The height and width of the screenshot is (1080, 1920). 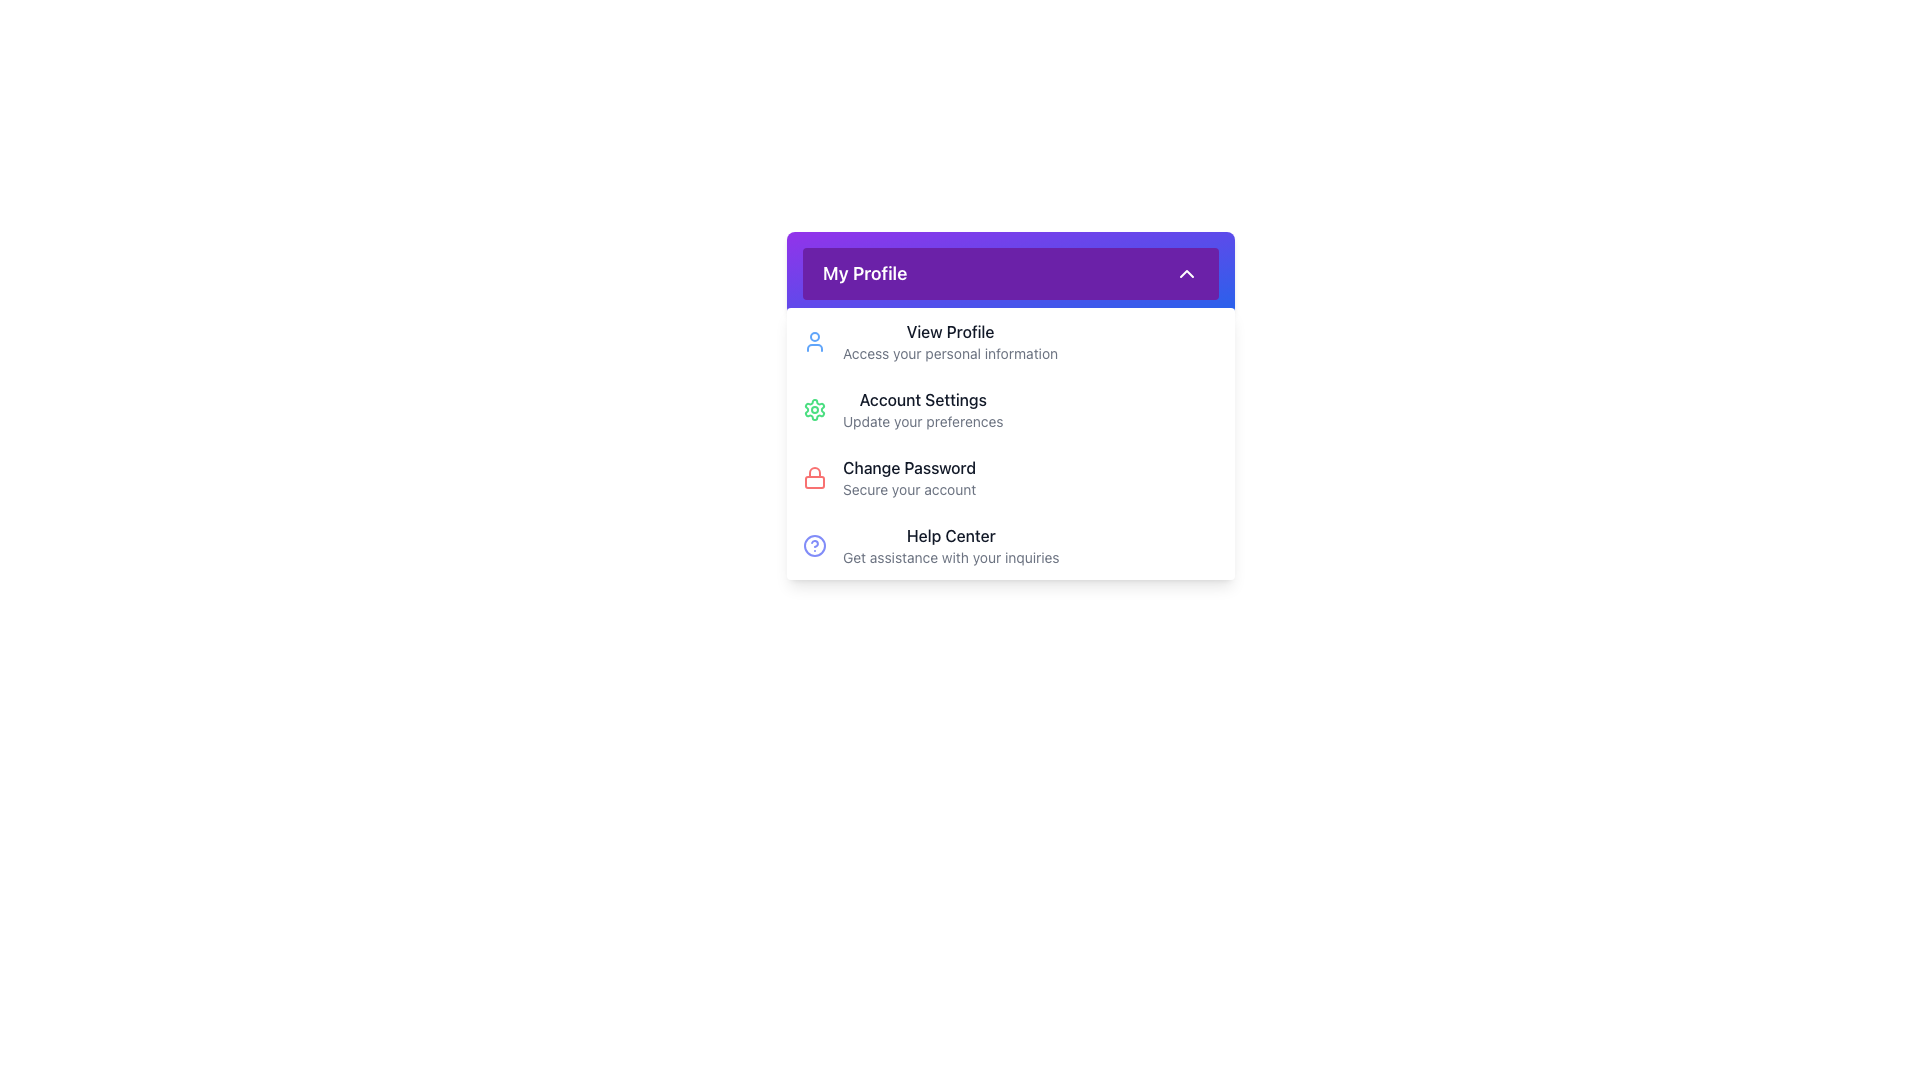 What do you see at coordinates (908, 467) in the screenshot?
I see `the 'Change Password' text label, which is styled in bold and prominently placed within the 'My Profile' section, directly above the supporting text 'Secure your account'` at bounding box center [908, 467].